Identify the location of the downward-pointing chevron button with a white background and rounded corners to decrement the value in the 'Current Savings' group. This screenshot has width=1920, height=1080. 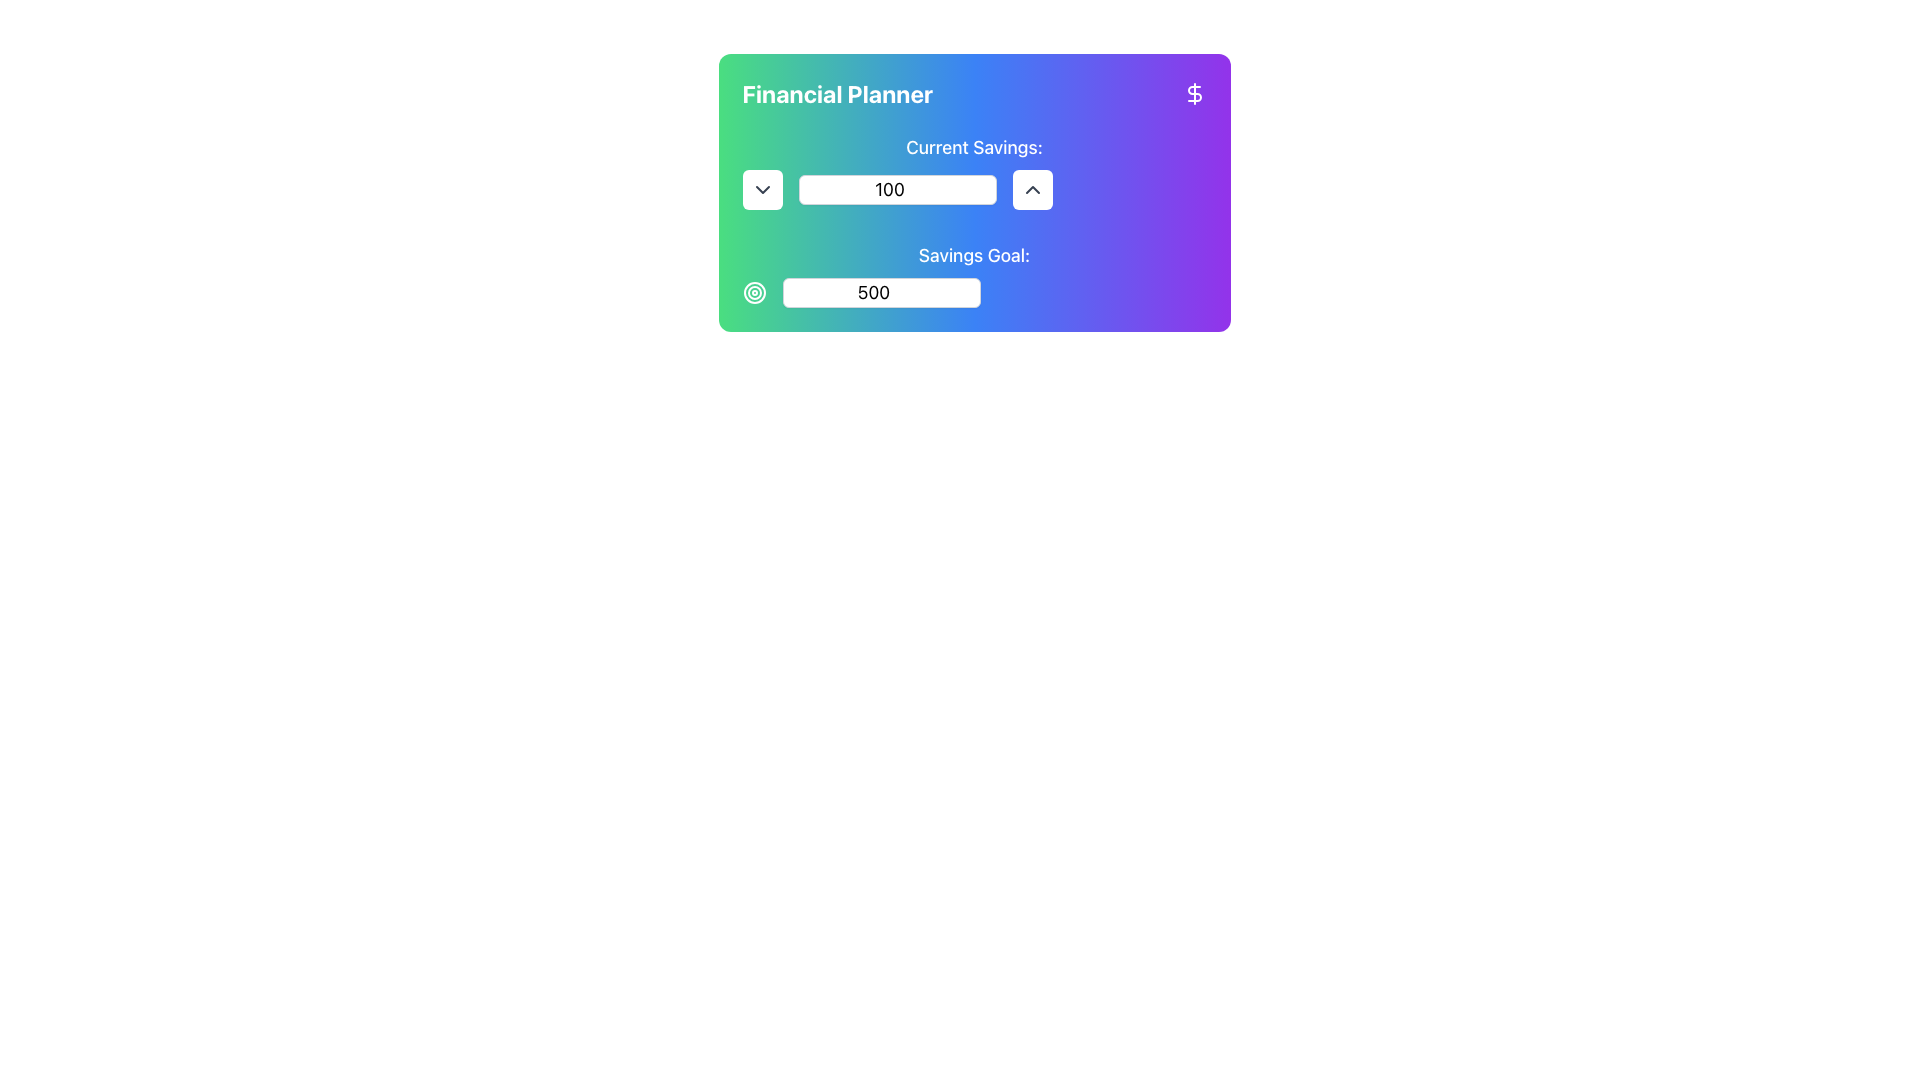
(761, 189).